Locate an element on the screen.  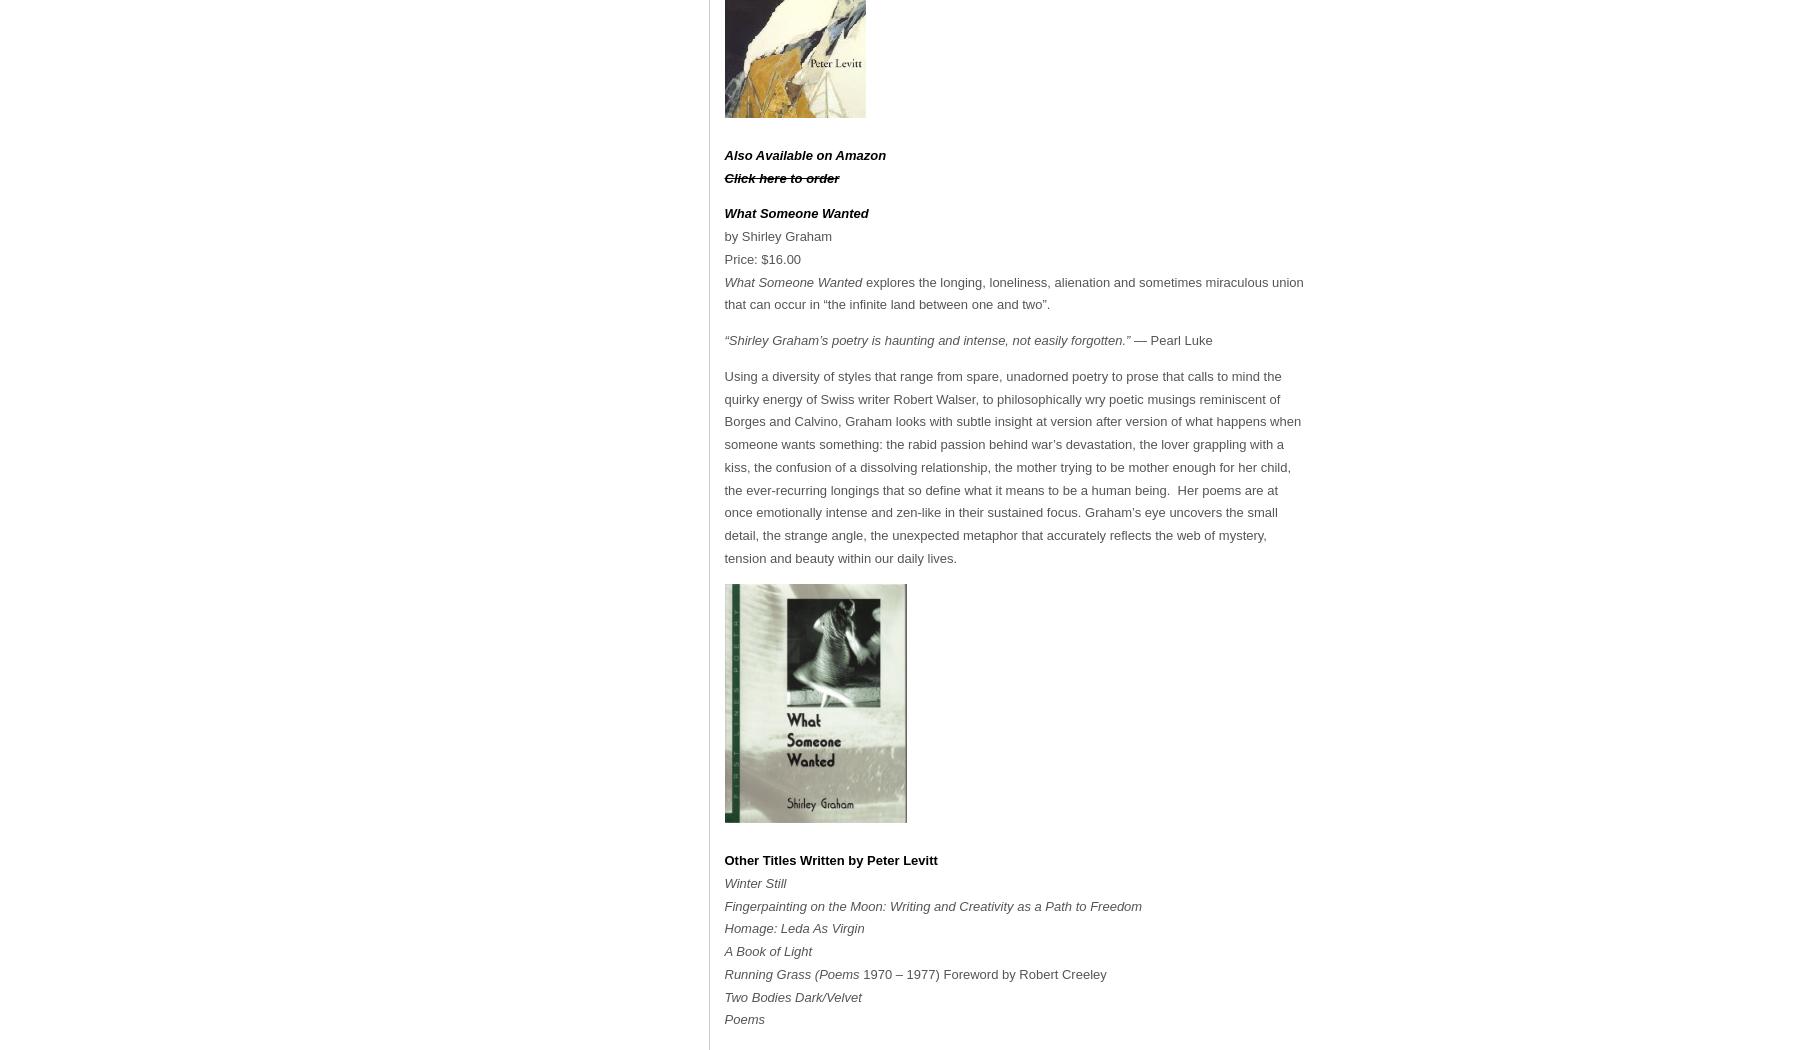
'Poems' is located at coordinates (743, 1018).